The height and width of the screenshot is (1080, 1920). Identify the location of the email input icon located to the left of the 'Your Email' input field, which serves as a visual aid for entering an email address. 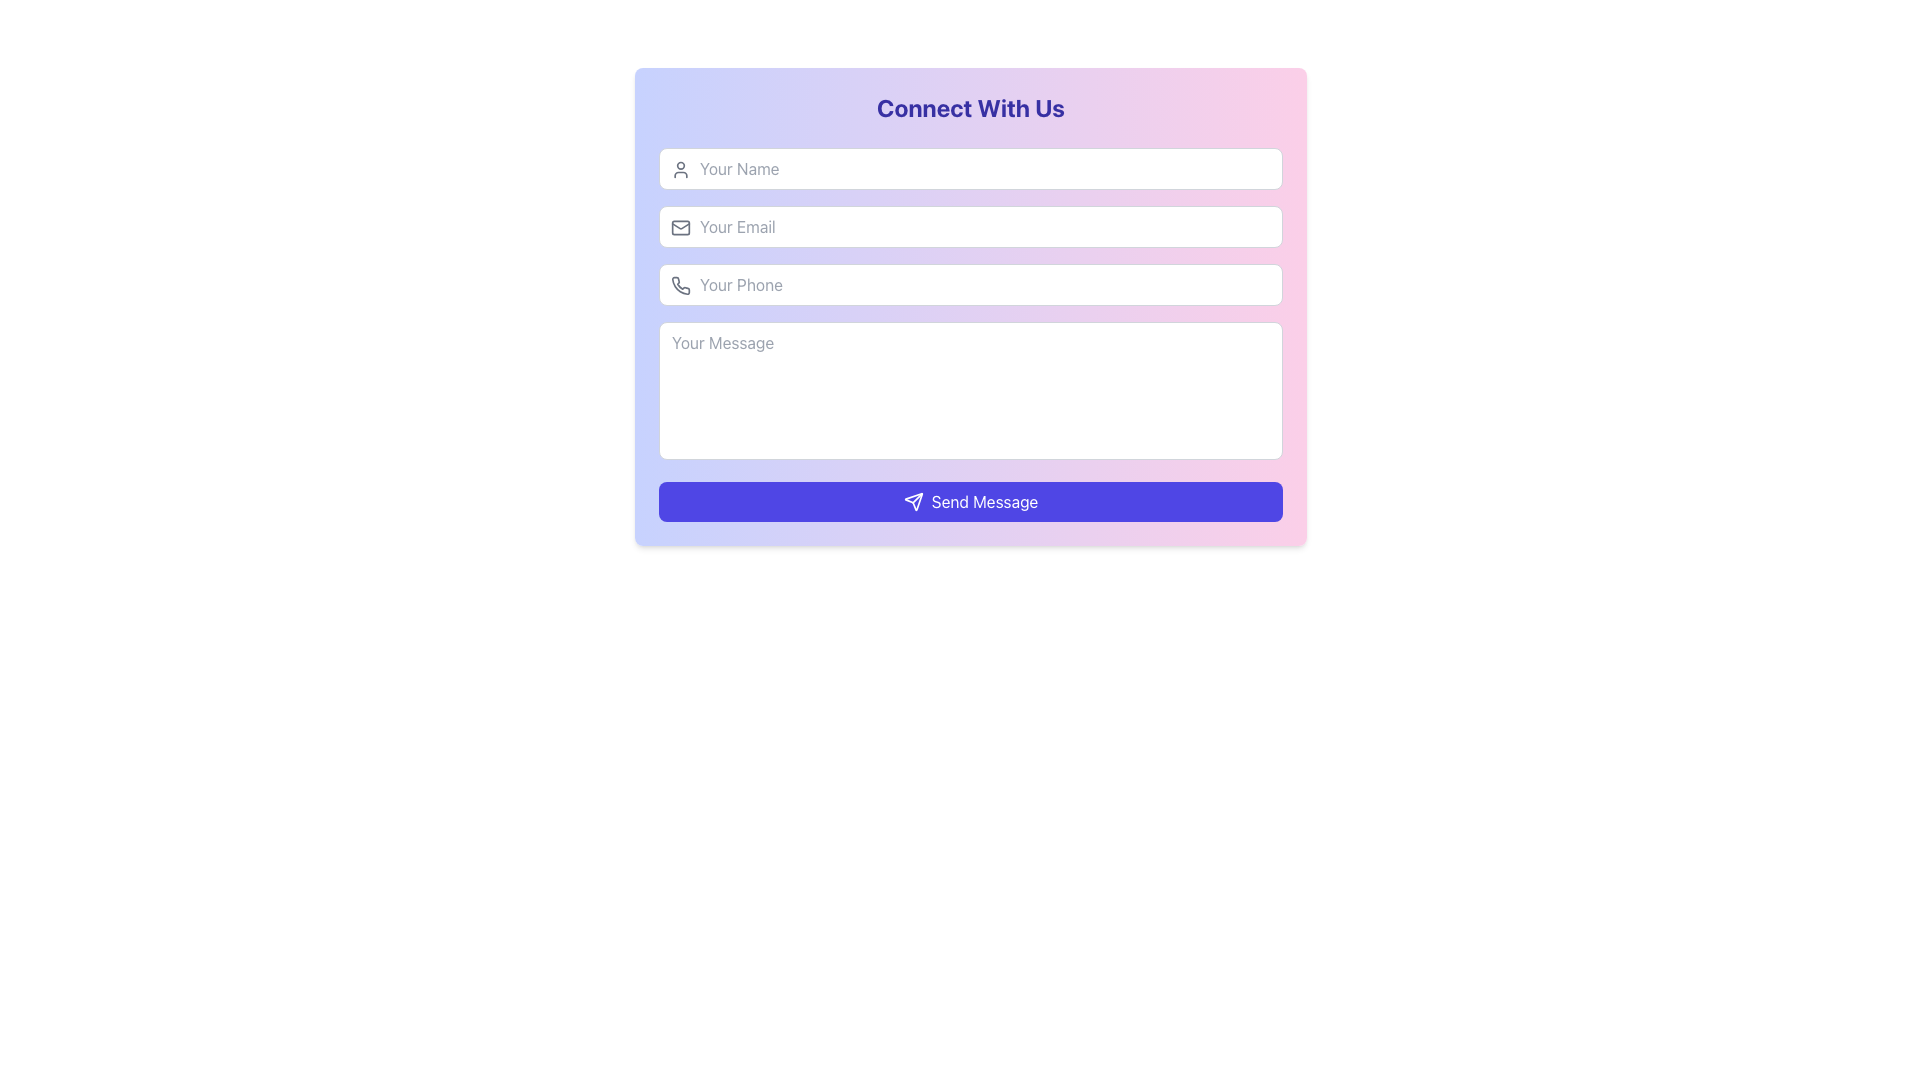
(681, 226).